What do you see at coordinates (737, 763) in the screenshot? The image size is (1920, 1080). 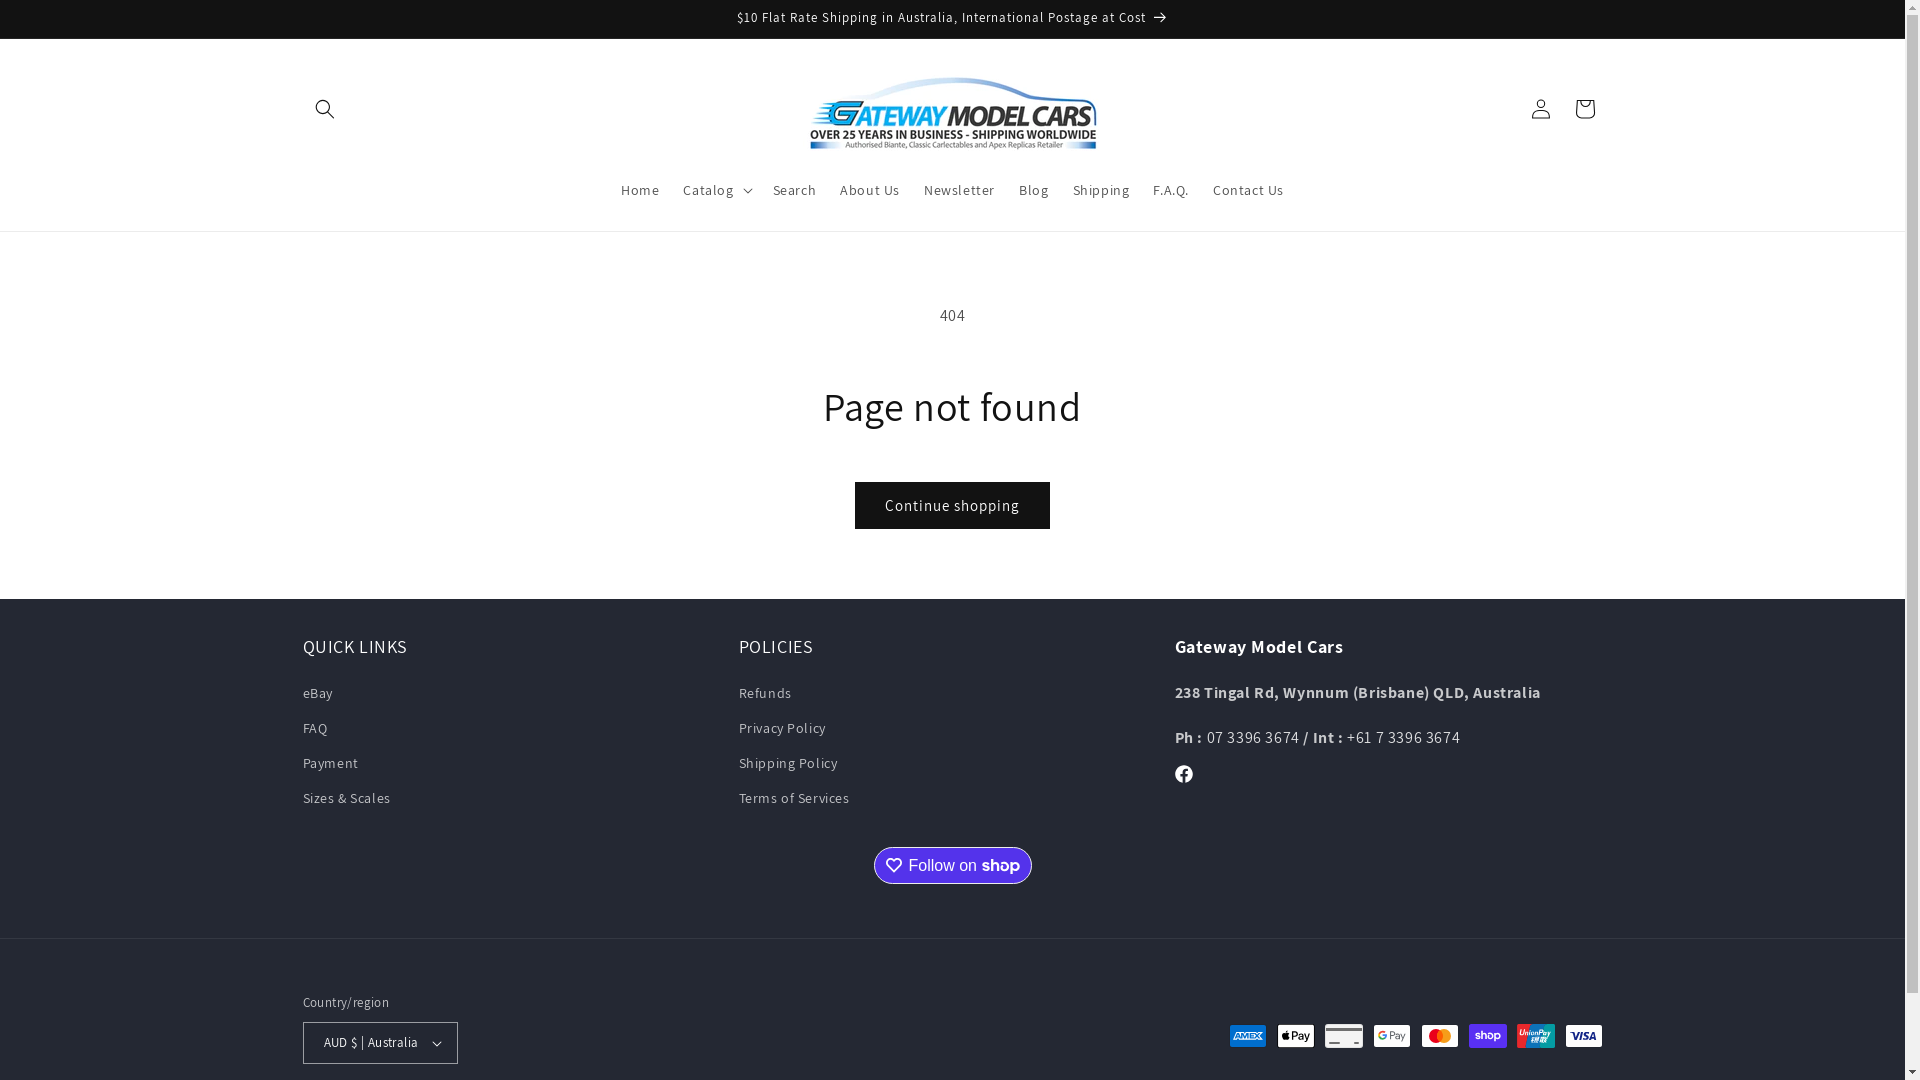 I see `'Shipping Policy'` at bounding box center [737, 763].